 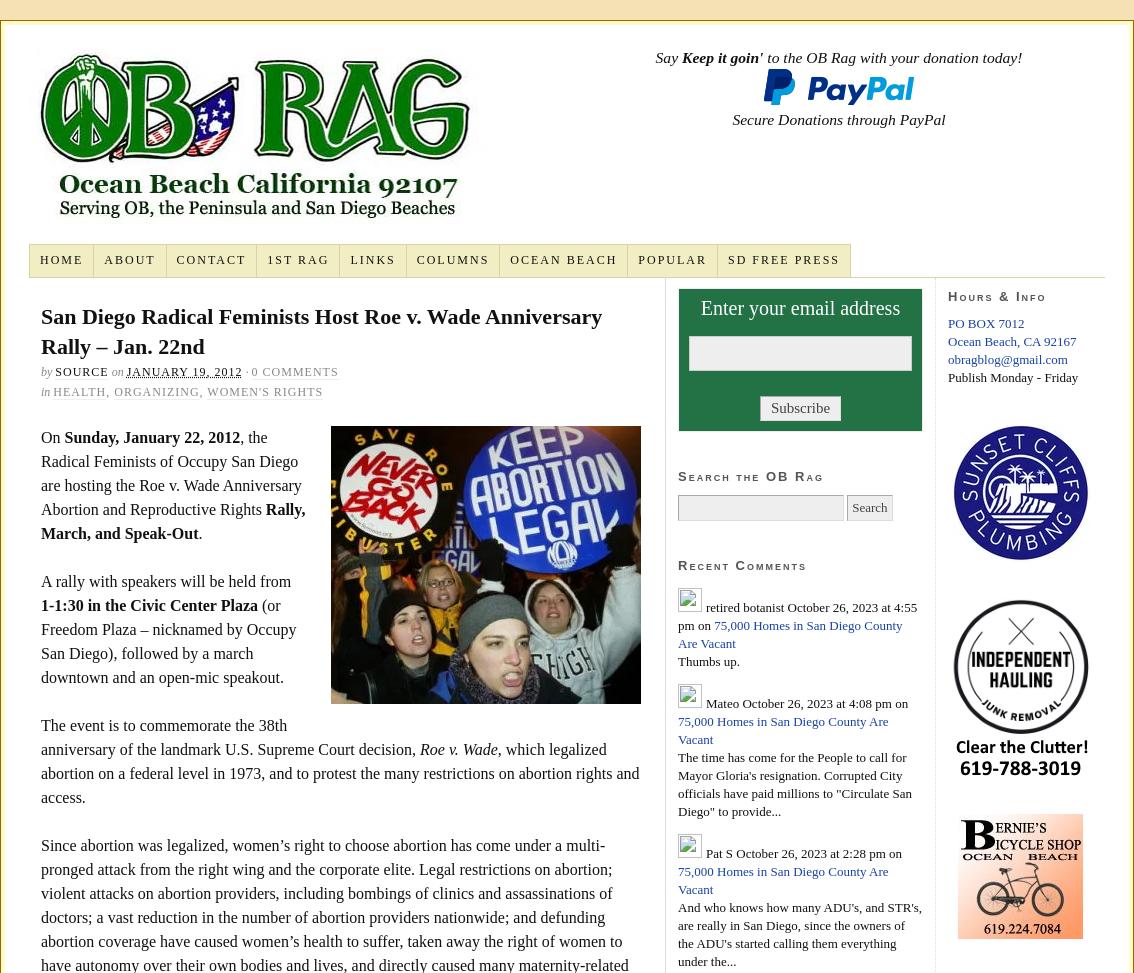 I want to click on 'Vol. 1, No. 16 – late June – early July 1971', so click(x=266, y=454).